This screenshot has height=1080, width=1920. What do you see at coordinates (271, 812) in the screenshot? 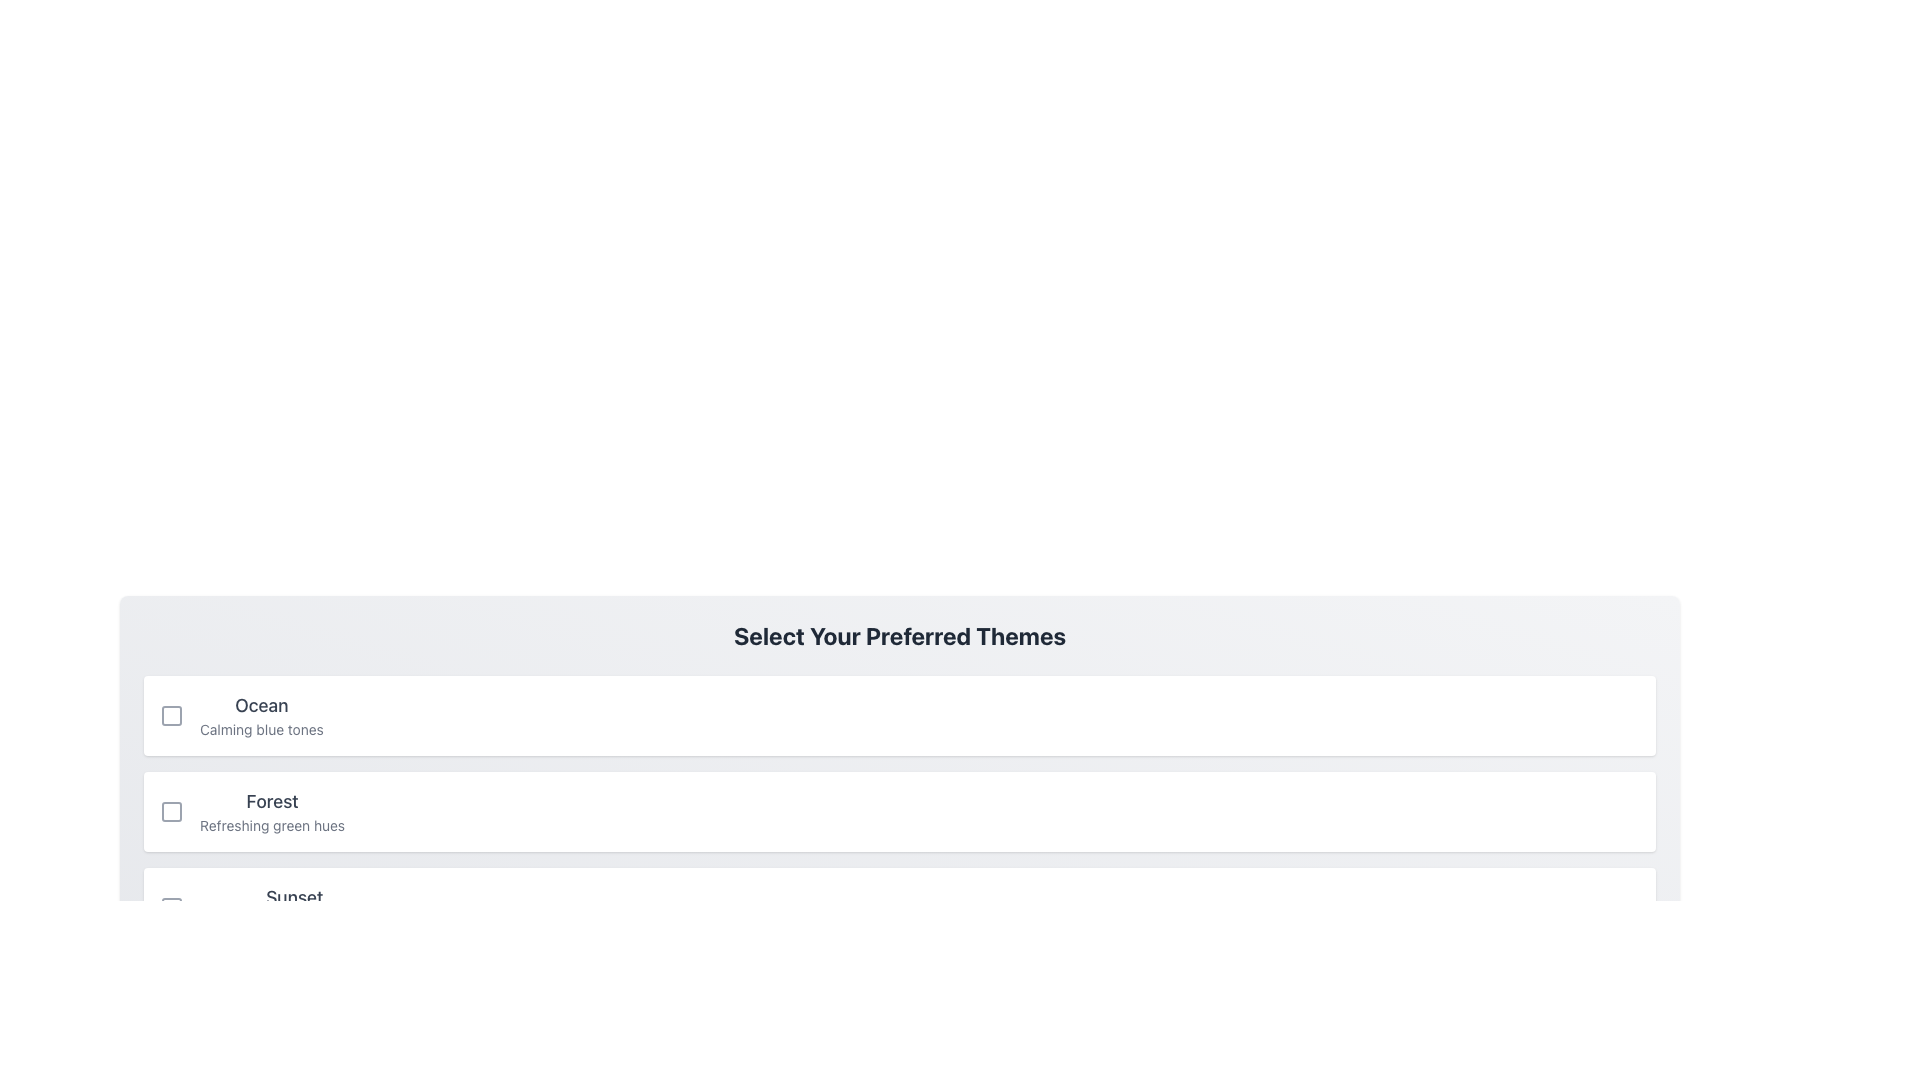
I see `the 'Forest' theme label text to potentially display additional information` at bounding box center [271, 812].